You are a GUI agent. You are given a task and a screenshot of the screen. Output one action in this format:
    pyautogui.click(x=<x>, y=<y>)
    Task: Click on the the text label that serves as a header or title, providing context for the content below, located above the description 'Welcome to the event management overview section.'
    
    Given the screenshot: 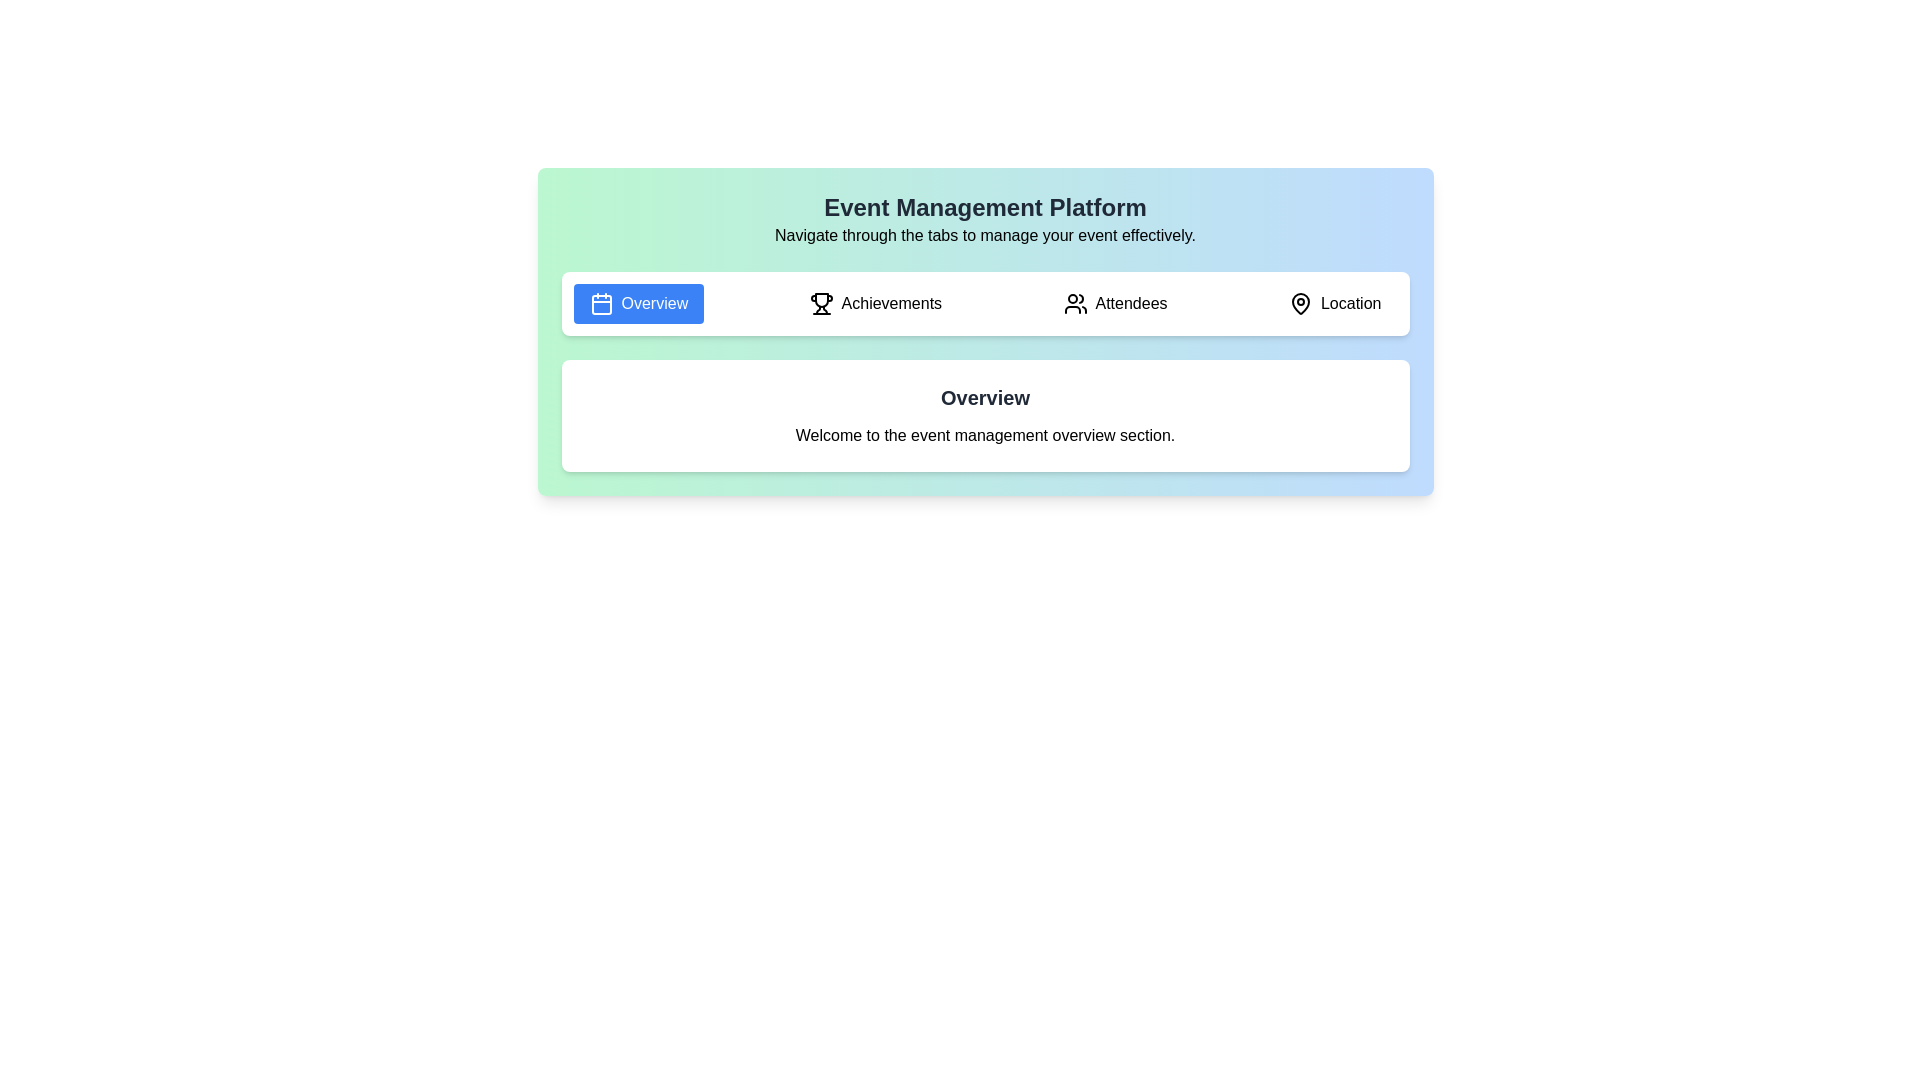 What is the action you would take?
    pyautogui.click(x=985, y=397)
    